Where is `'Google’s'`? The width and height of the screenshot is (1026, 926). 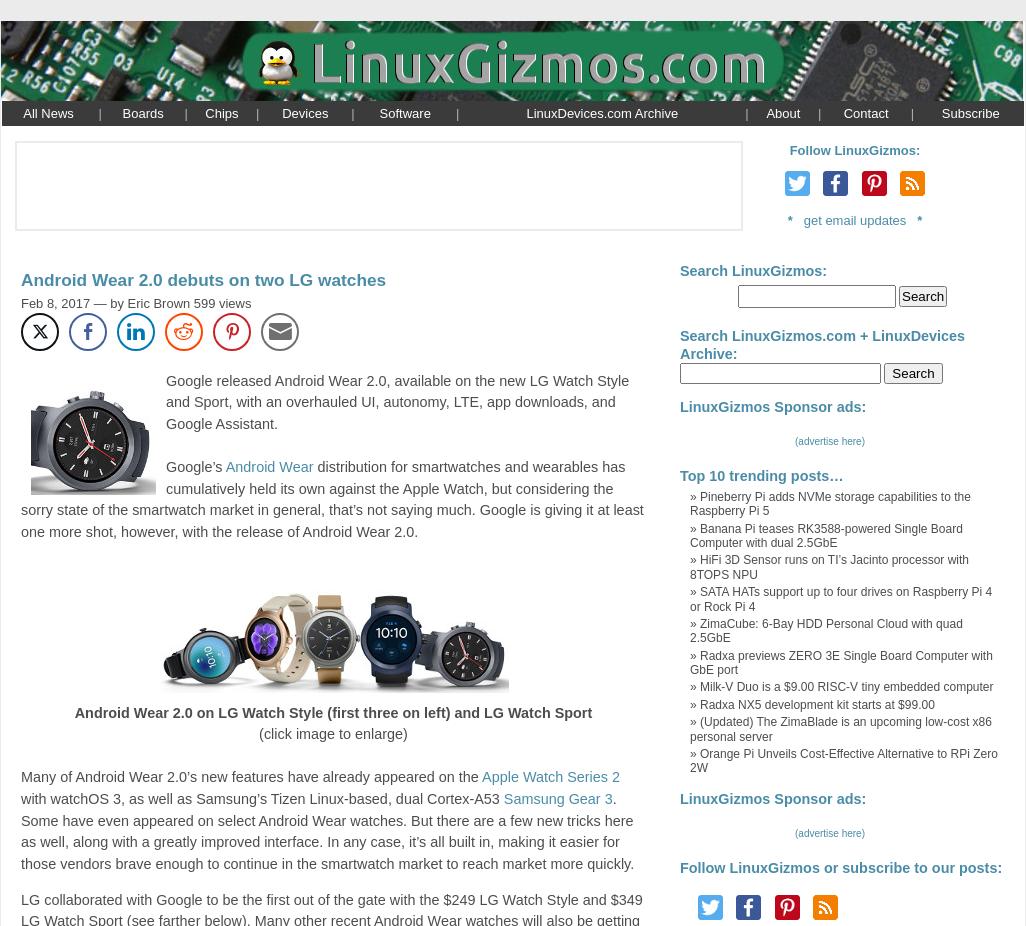
'Google’s' is located at coordinates (165, 465).